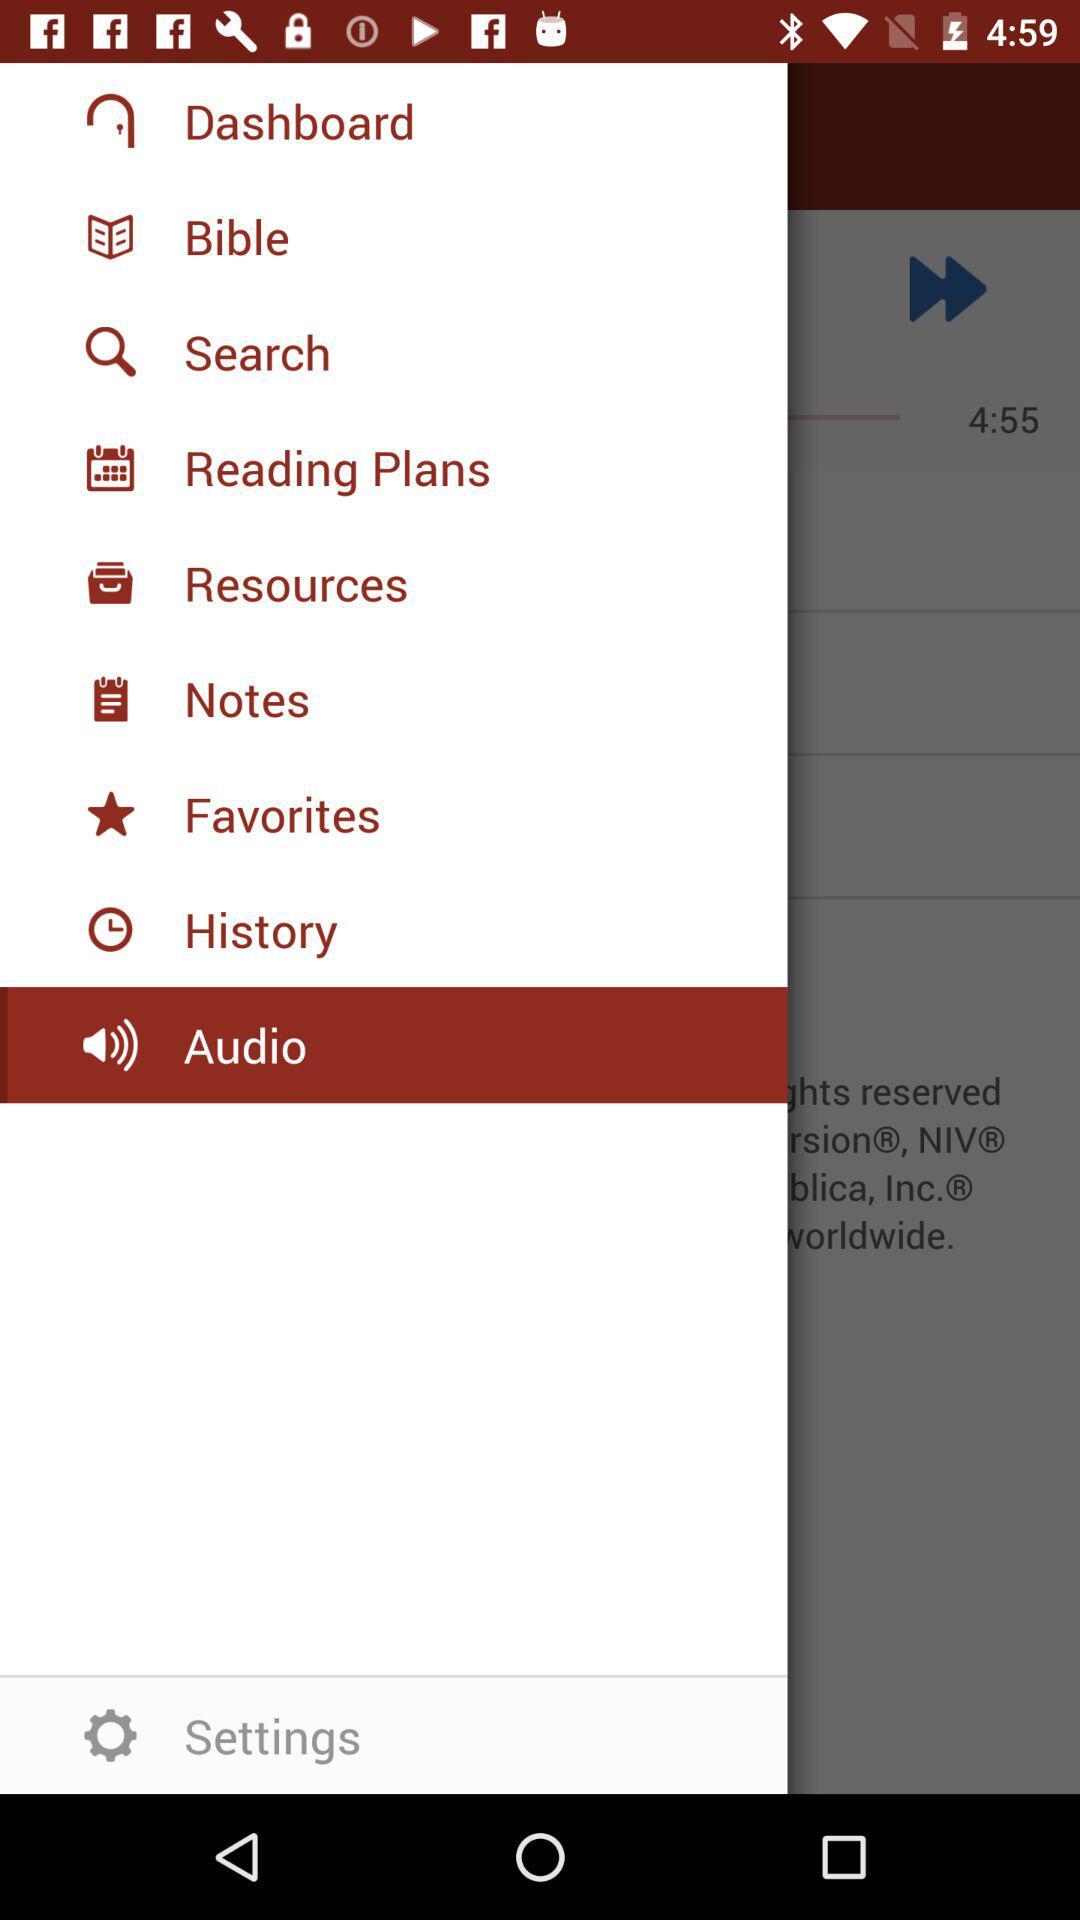  Describe the element at coordinates (947, 287) in the screenshot. I see `the av_forward icon` at that location.